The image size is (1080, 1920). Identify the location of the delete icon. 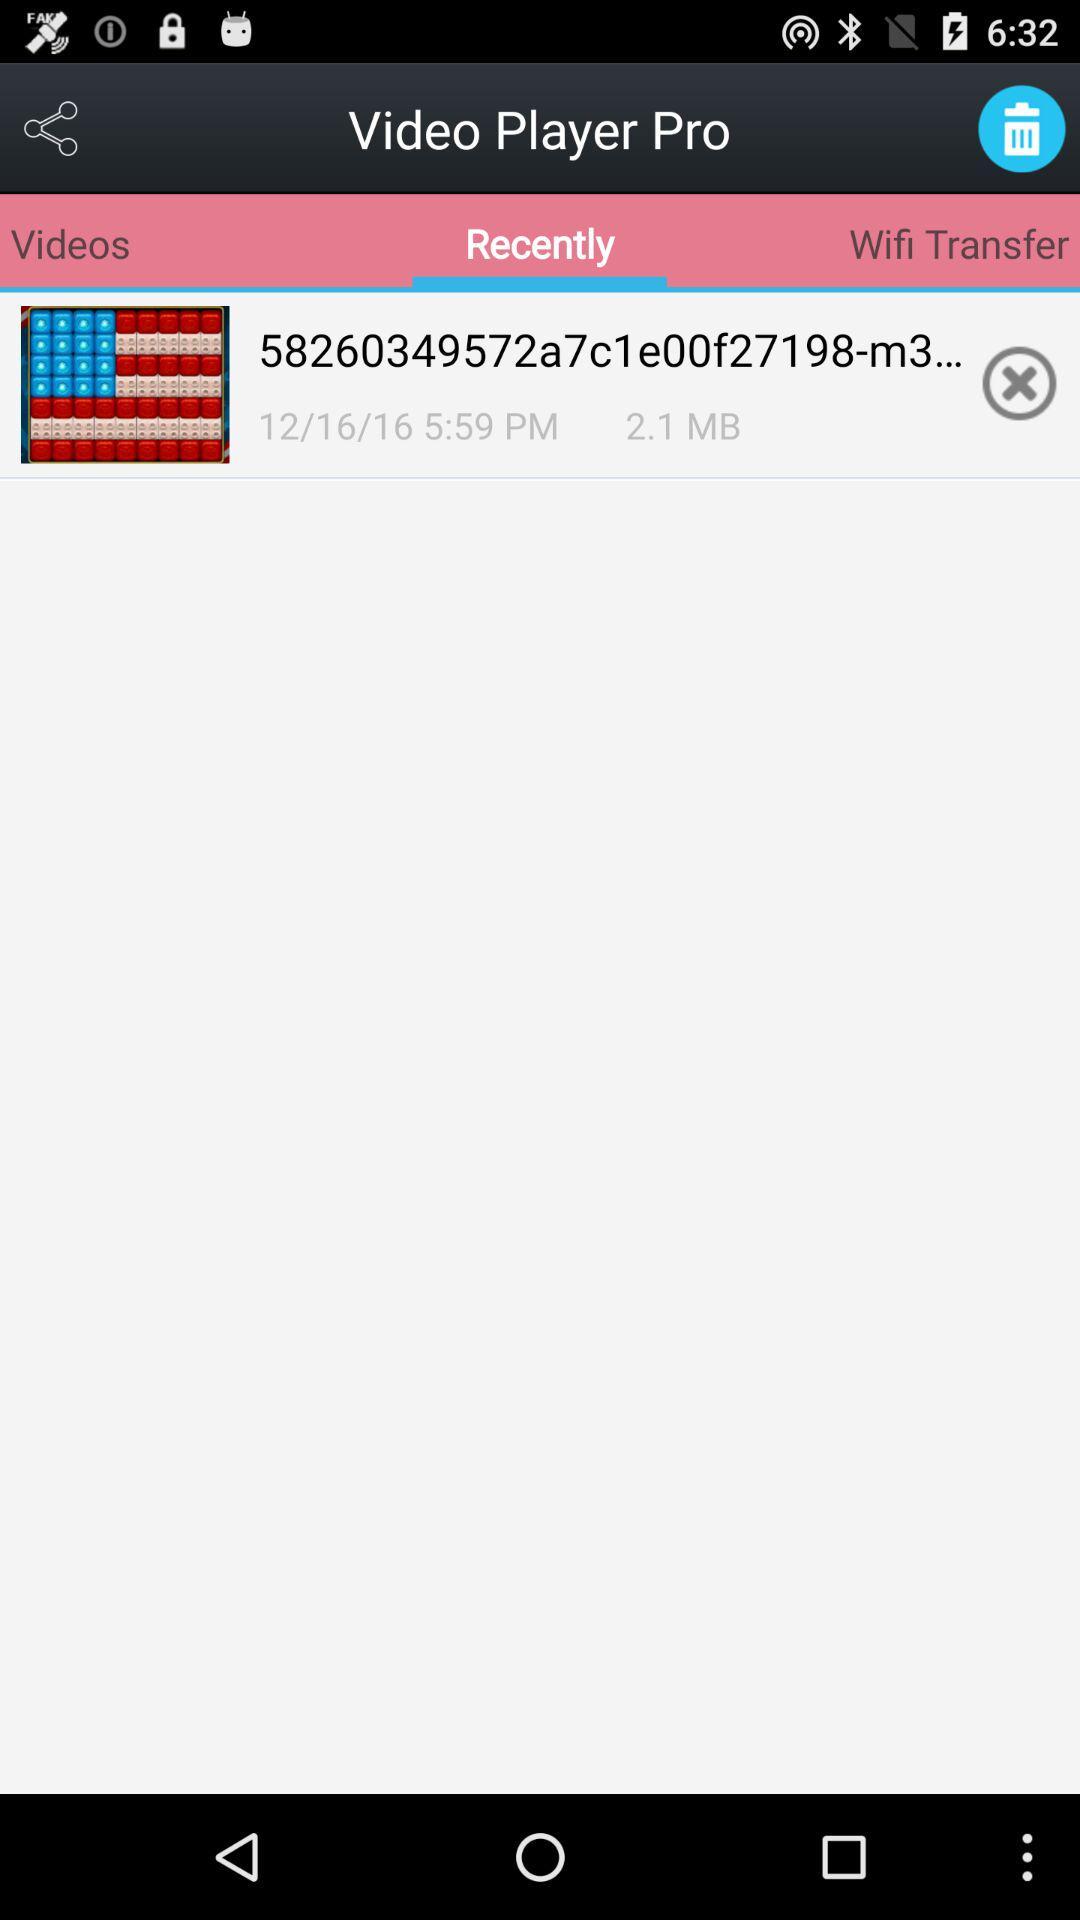
(1021, 136).